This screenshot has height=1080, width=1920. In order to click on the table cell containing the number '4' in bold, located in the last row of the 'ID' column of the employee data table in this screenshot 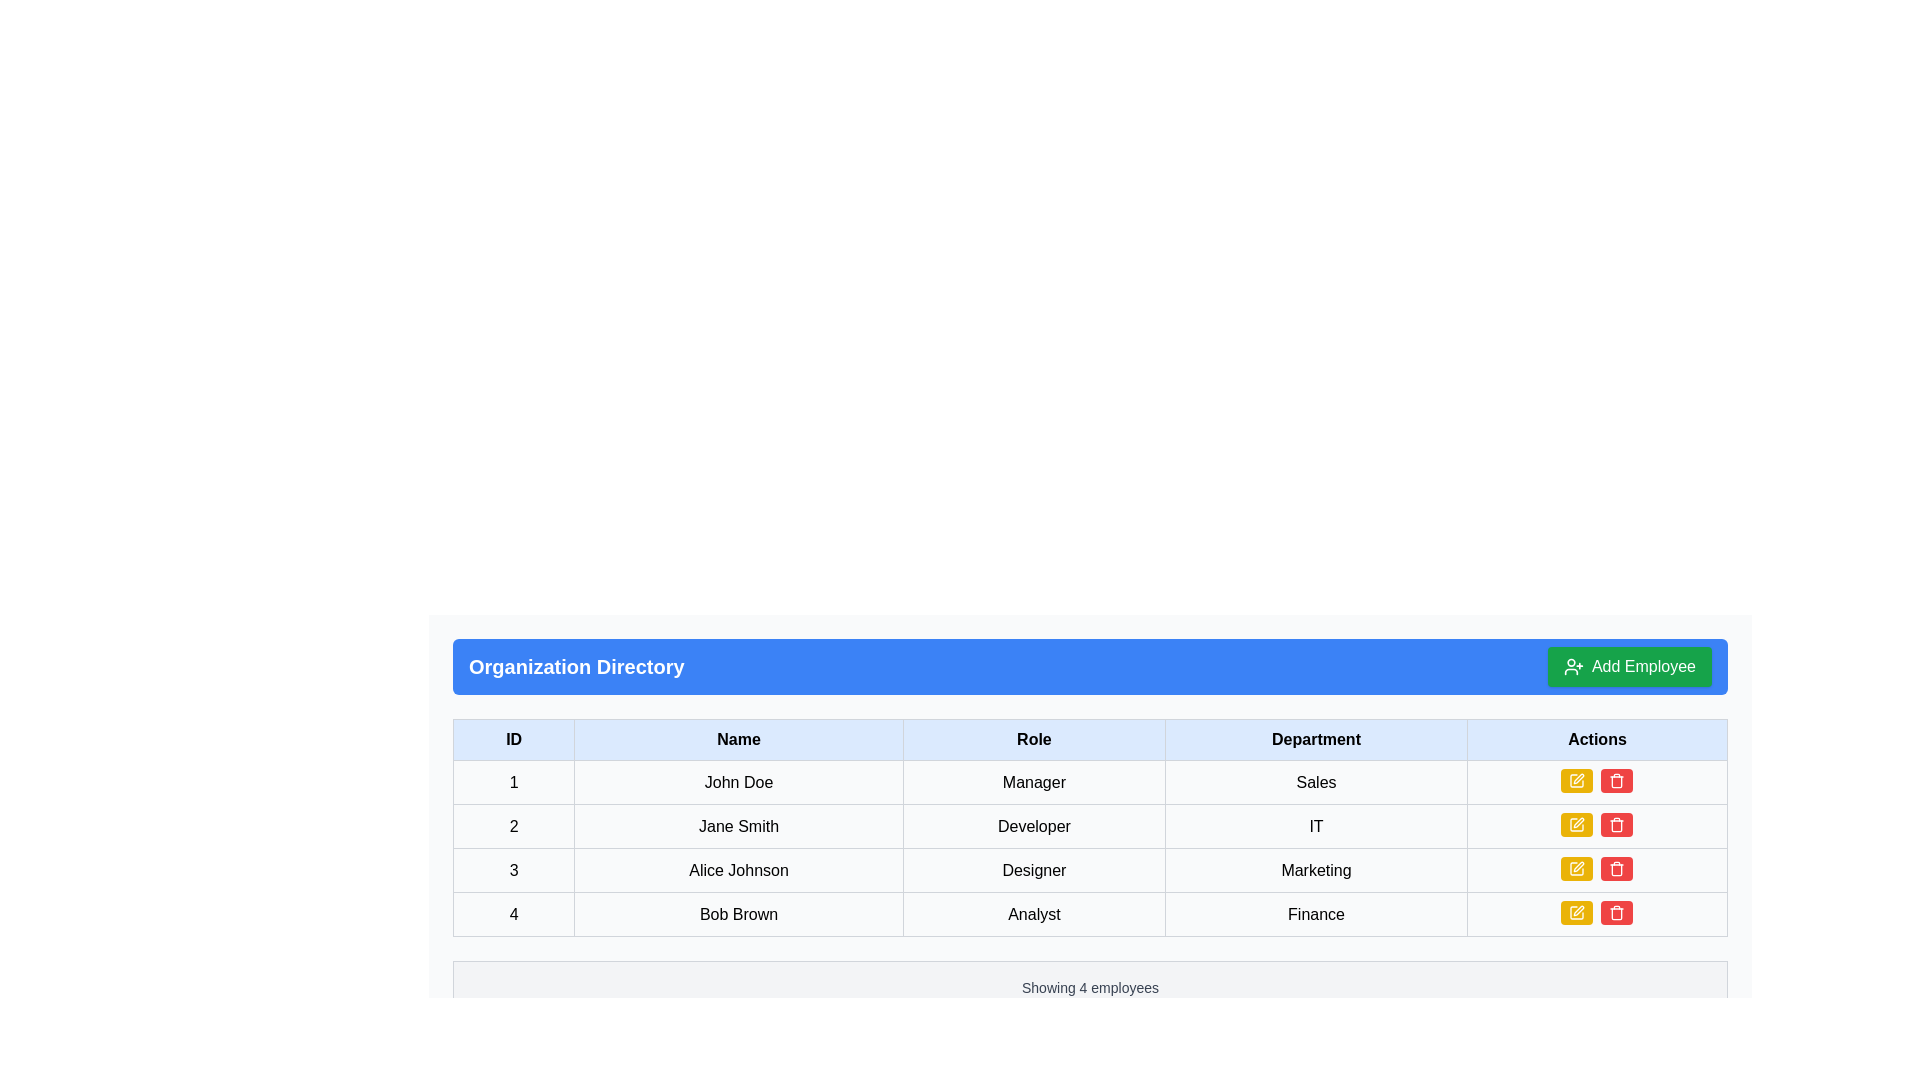, I will do `click(514, 914)`.